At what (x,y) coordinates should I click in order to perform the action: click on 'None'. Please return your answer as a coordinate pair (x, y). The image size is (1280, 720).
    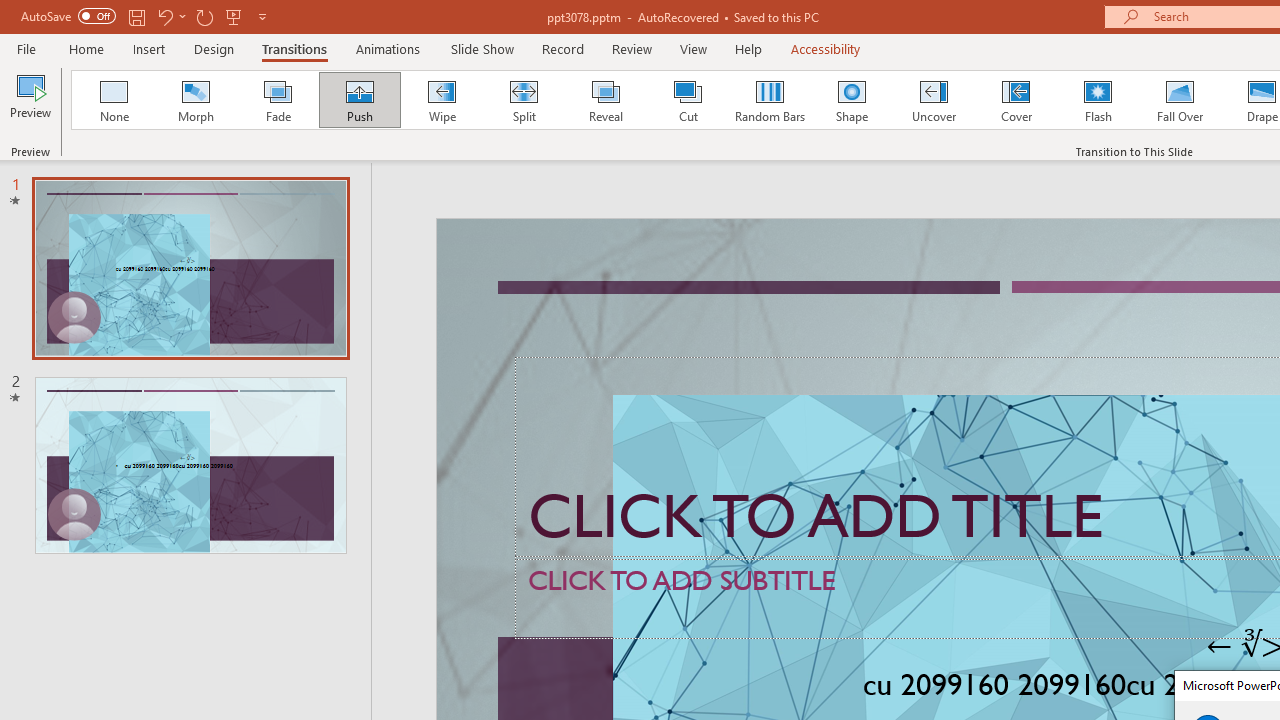
    Looking at the image, I should click on (112, 100).